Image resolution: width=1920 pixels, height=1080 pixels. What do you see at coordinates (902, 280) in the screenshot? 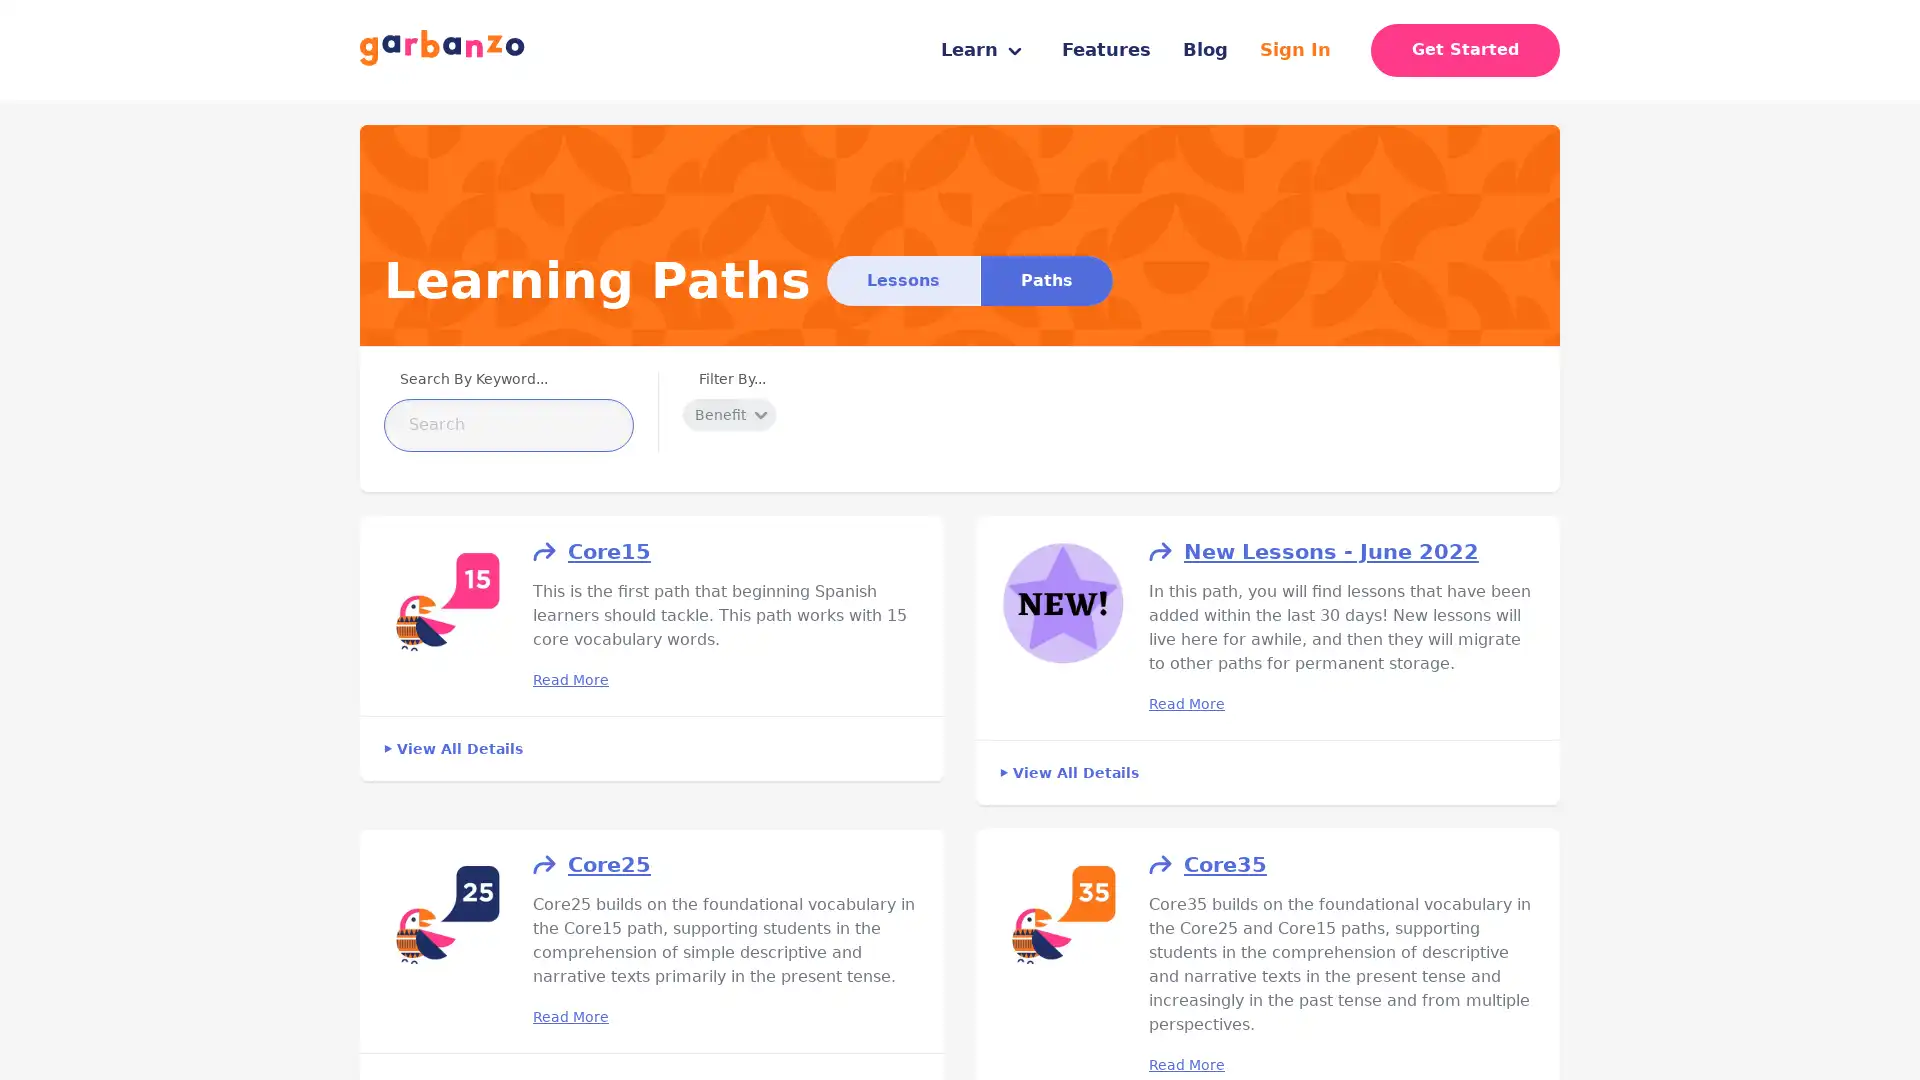
I see `View Lessons` at bounding box center [902, 280].